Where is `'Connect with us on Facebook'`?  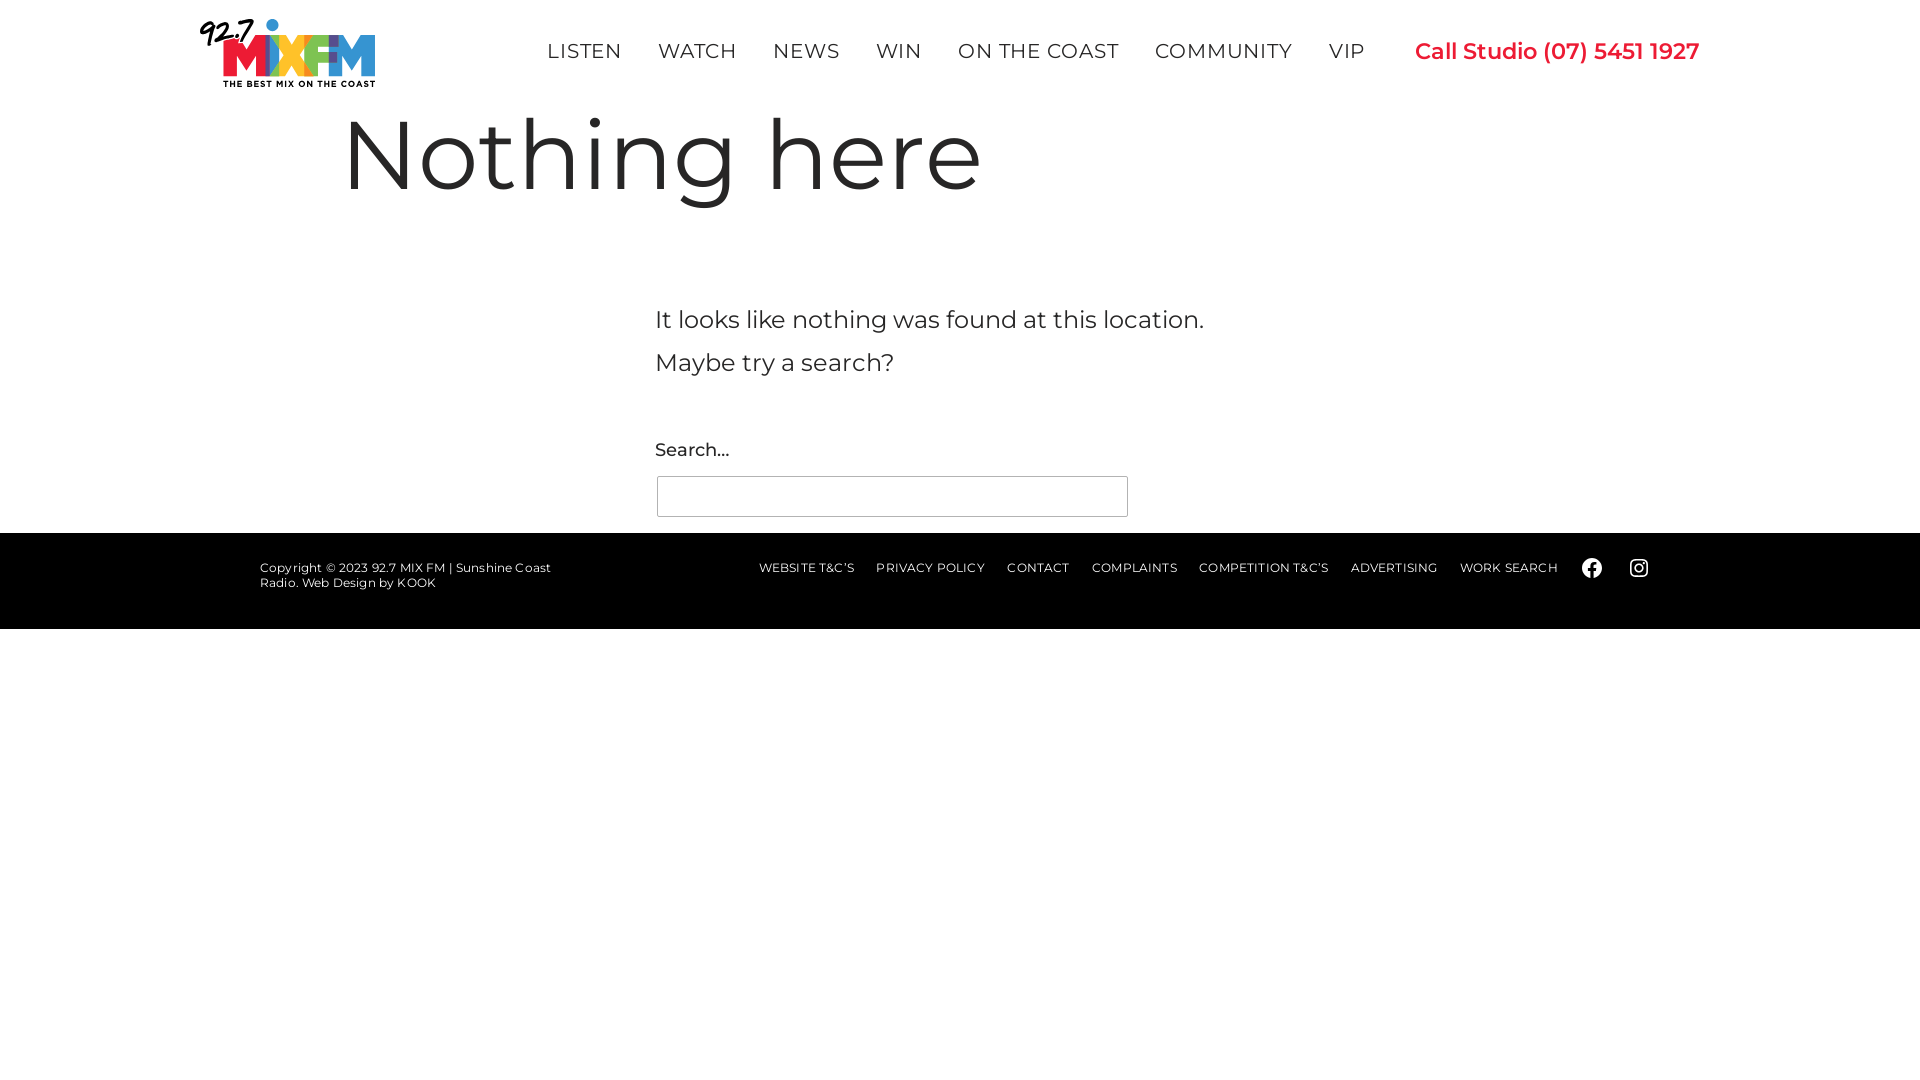
'Connect with us on Facebook' is located at coordinates (1569, 567).